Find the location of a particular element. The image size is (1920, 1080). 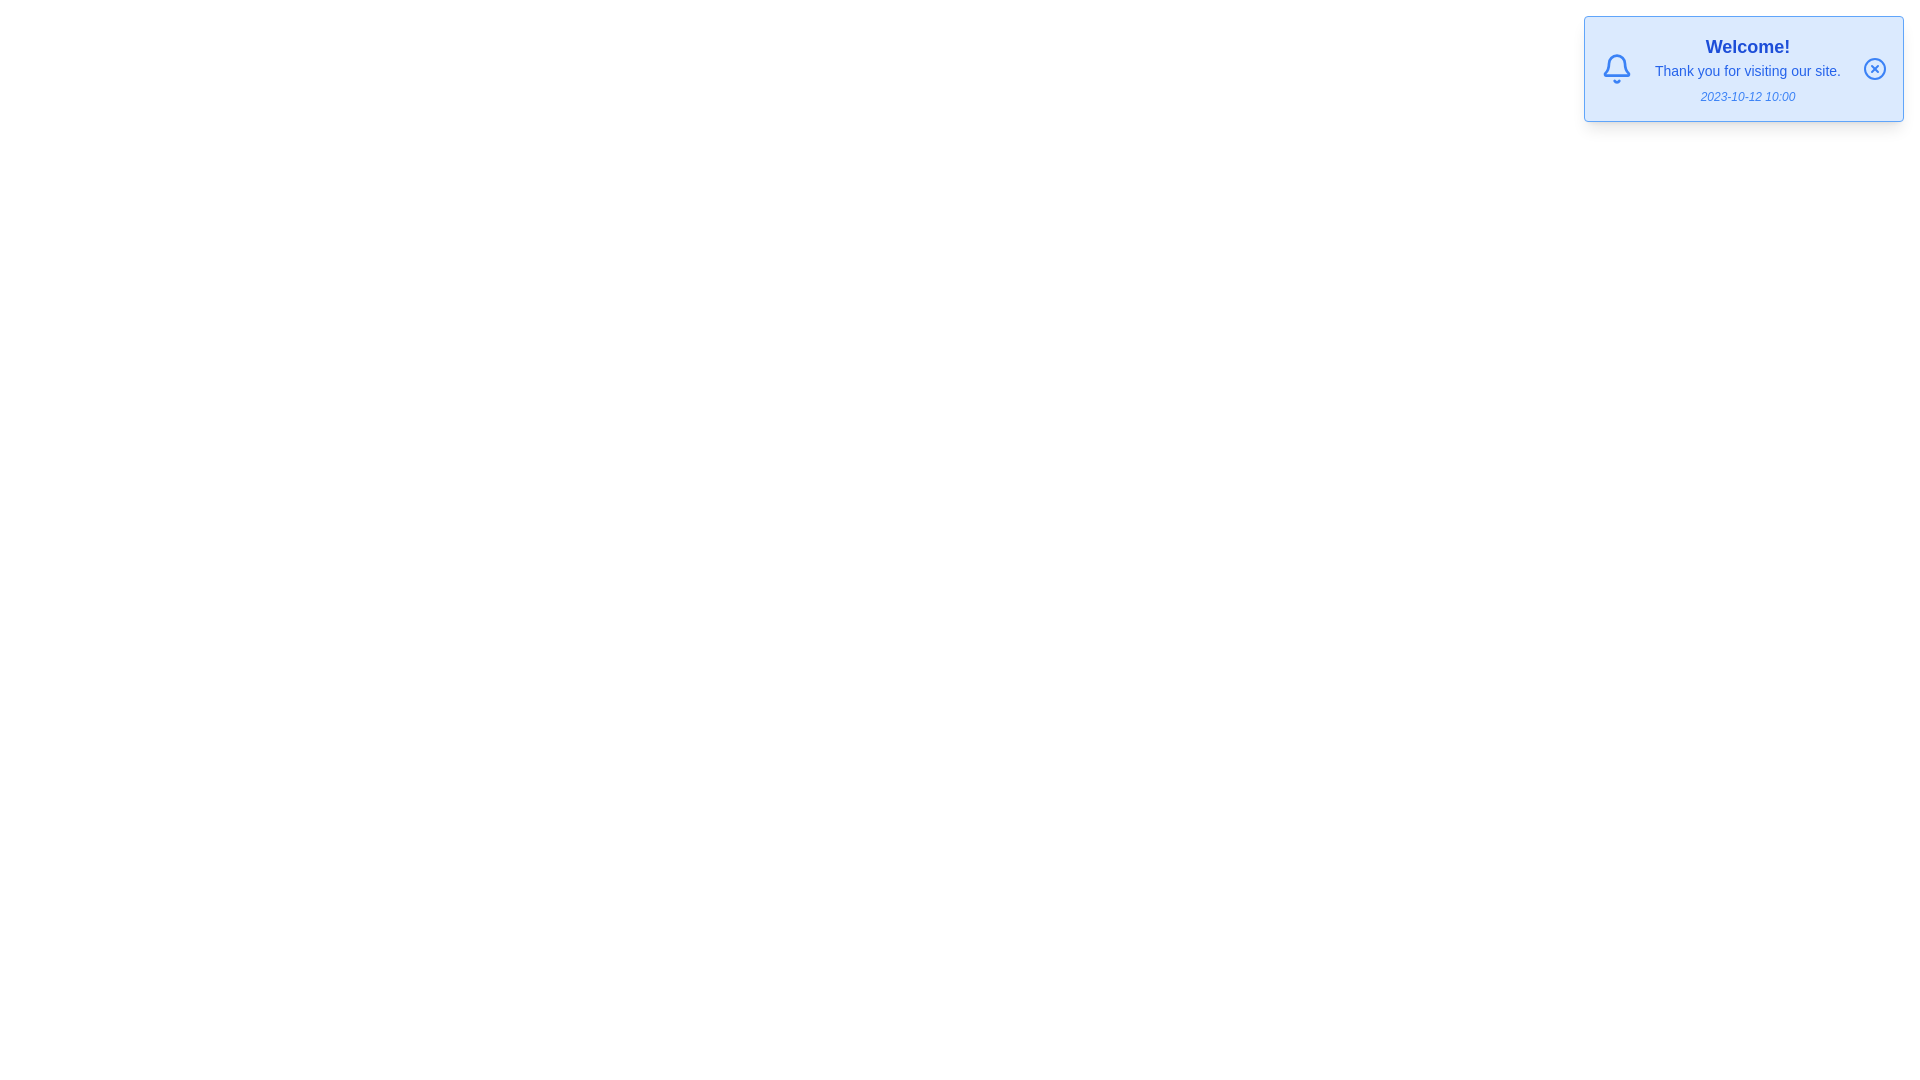

the close button of the snackbar to dismiss the message is located at coordinates (1874, 68).